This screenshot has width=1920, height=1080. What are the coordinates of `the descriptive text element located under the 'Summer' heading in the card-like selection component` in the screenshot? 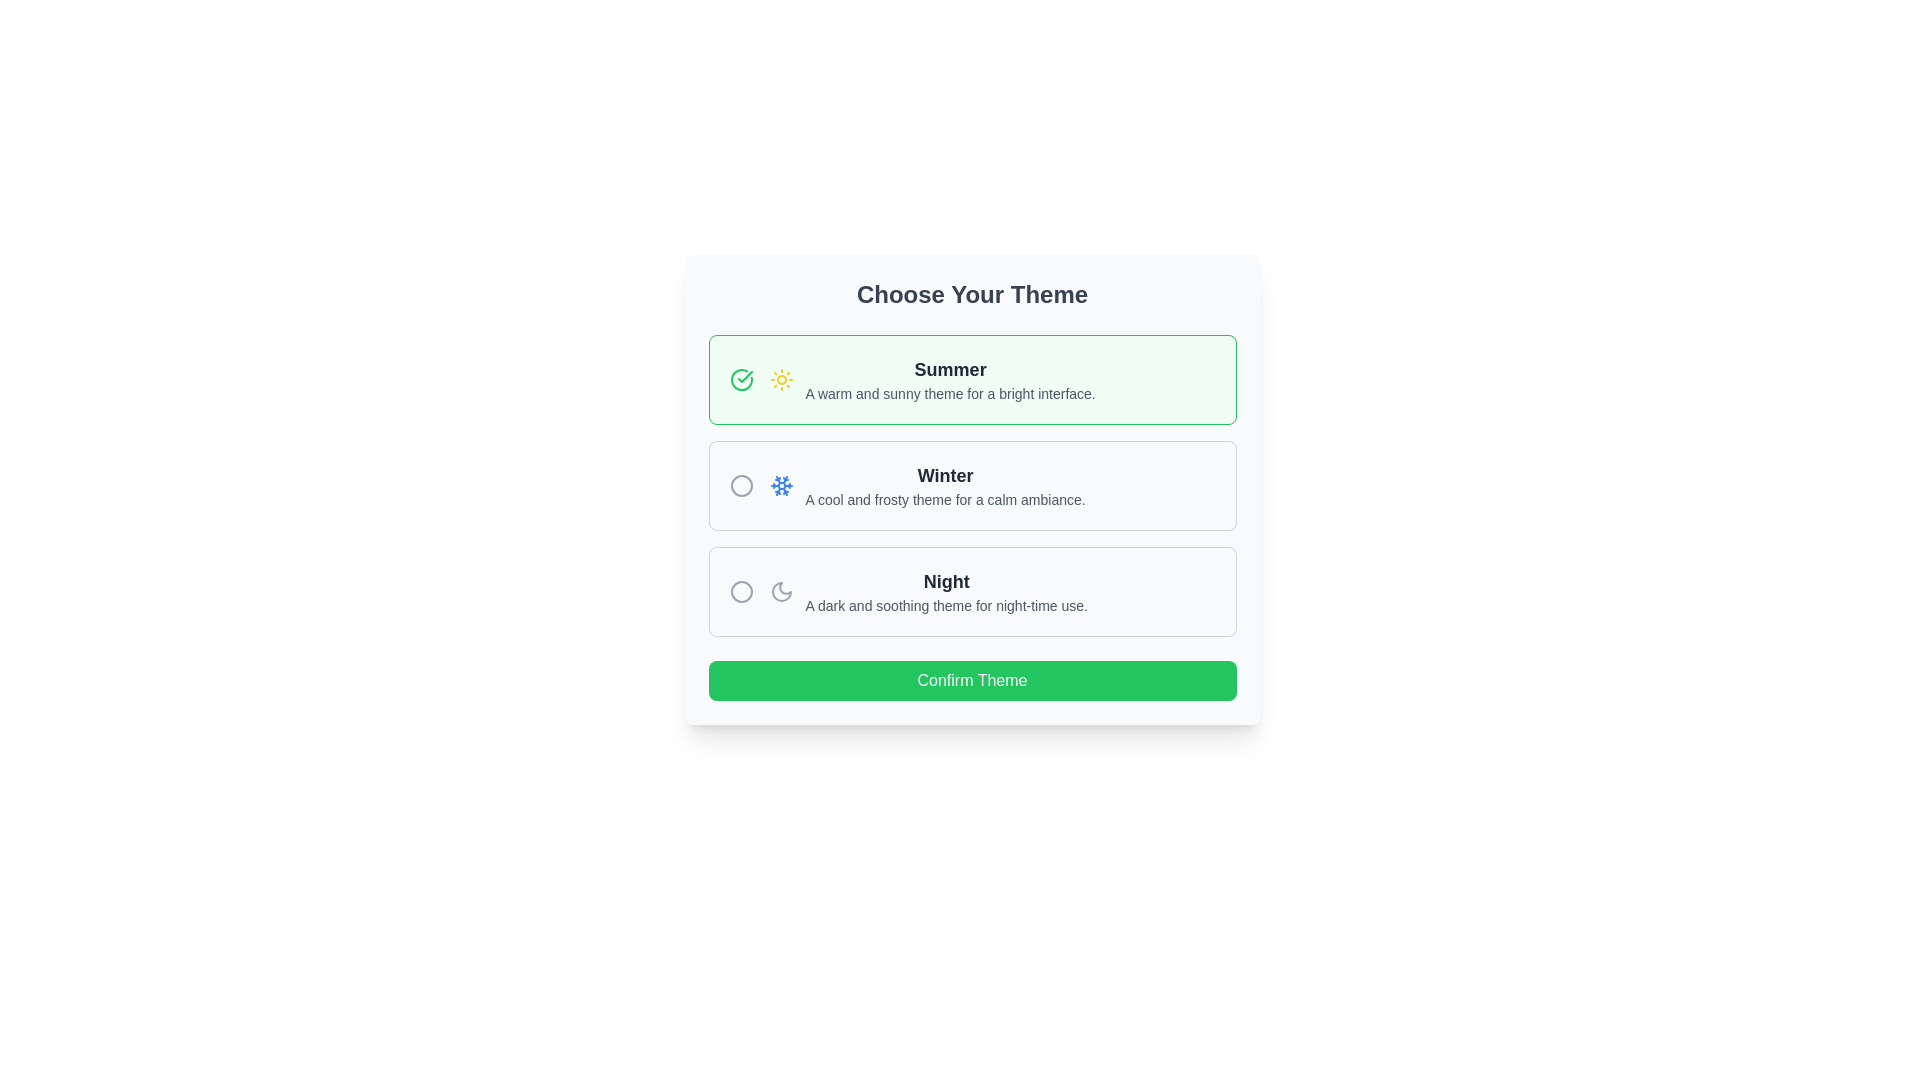 It's located at (949, 393).